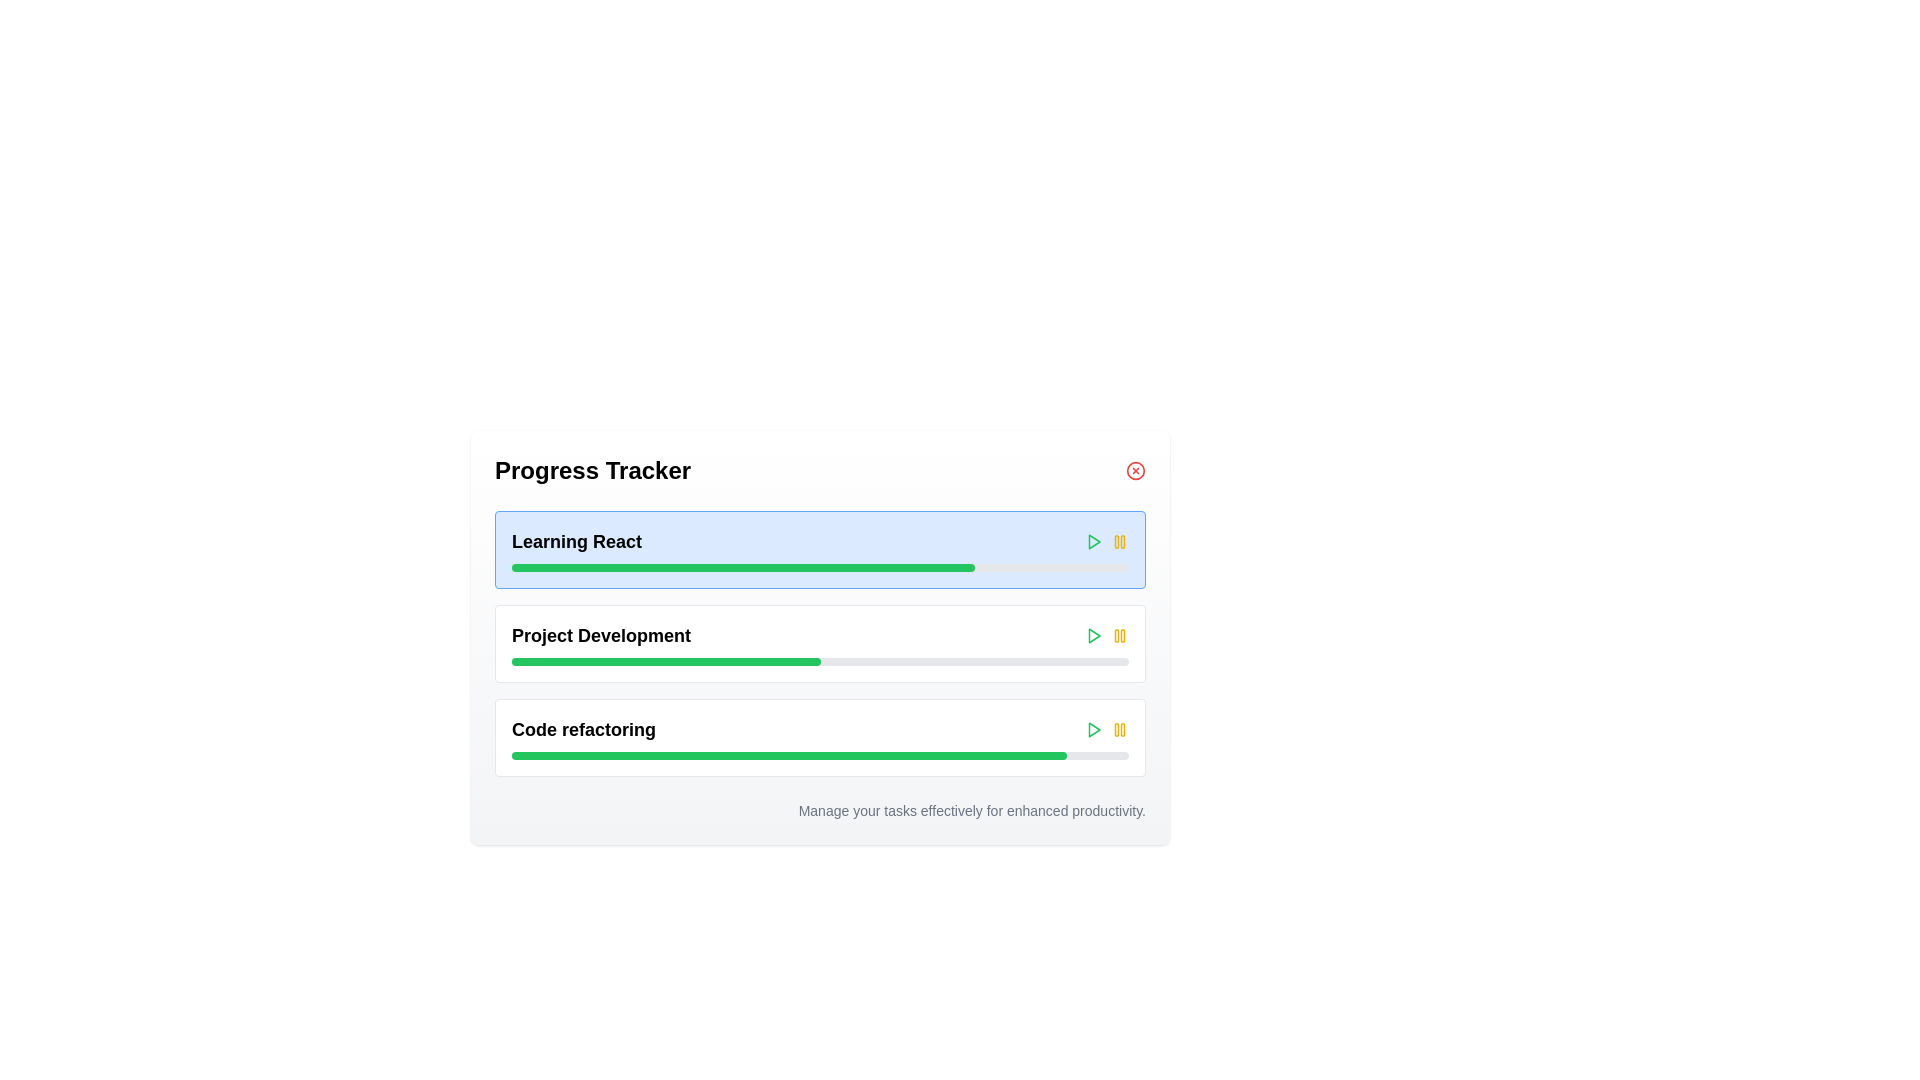  I want to click on the visual progress represented by the green progress bar segment within the 'Project Development' progress tracker UI, so click(788, 756).